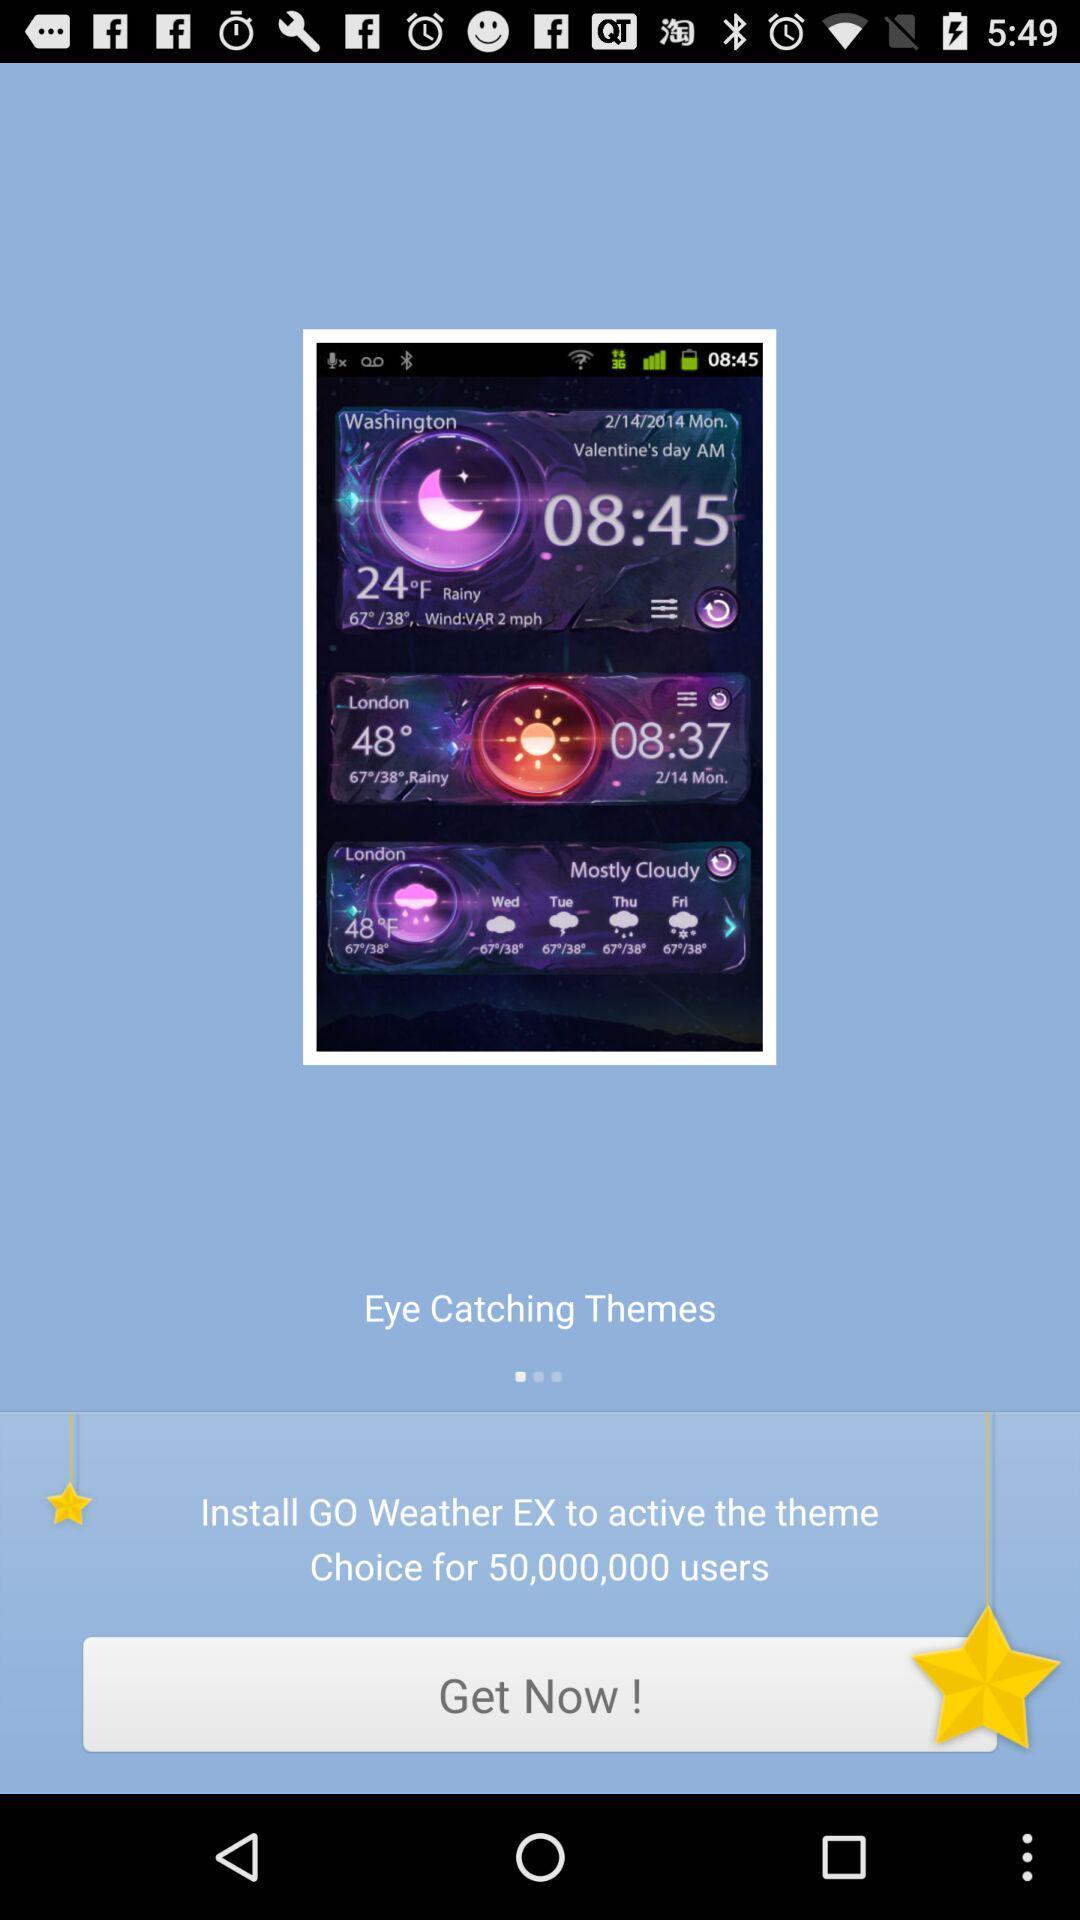 The image size is (1080, 1920). I want to click on get now ! item, so click(540, 1693).